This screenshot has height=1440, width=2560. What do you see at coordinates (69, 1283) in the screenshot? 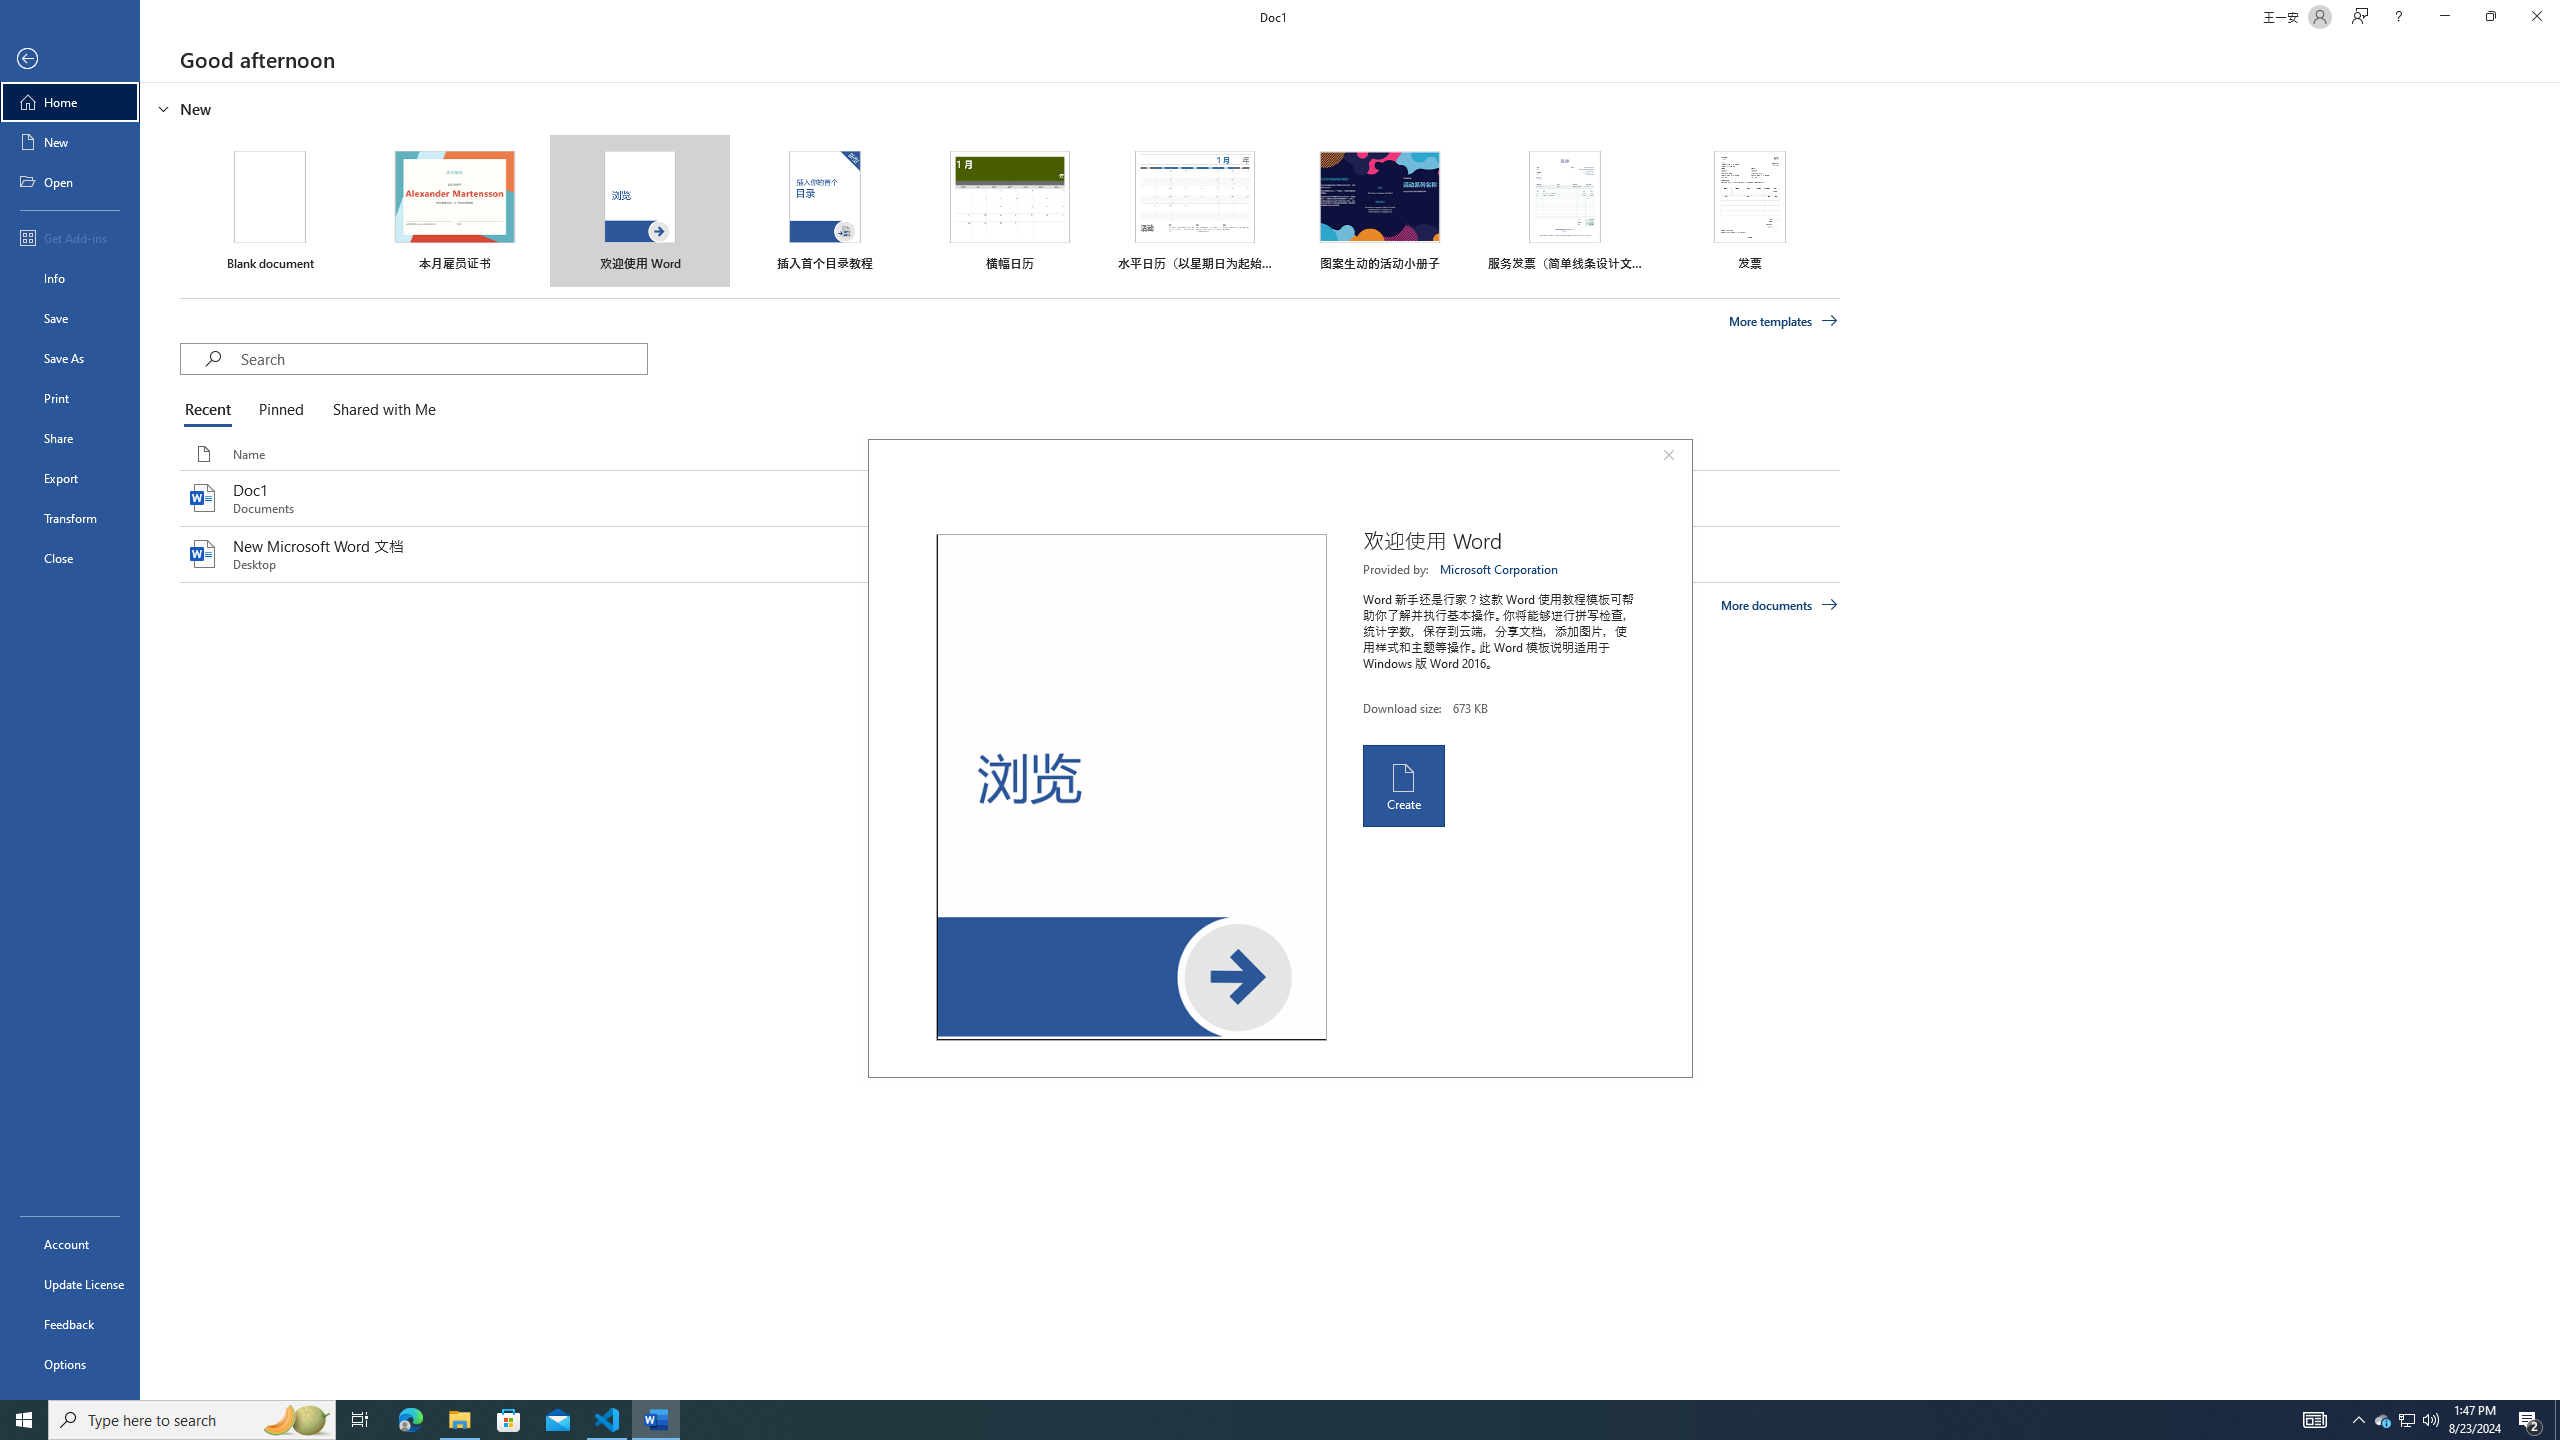
I see `'Update License'` at bounding box center [69, 1283].